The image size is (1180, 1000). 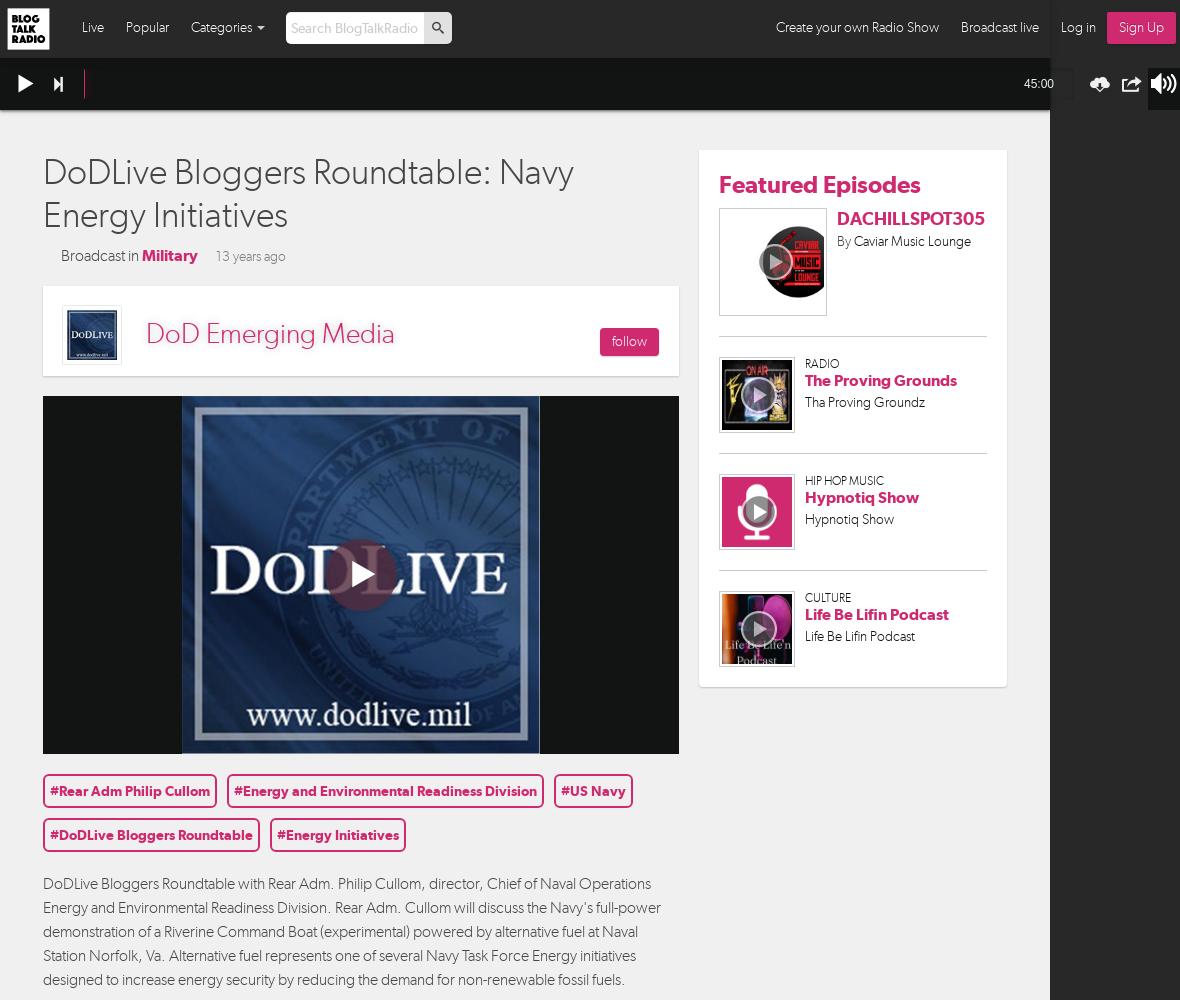 I want to click on 'Featured Episodes', so click(x=717, y=183).